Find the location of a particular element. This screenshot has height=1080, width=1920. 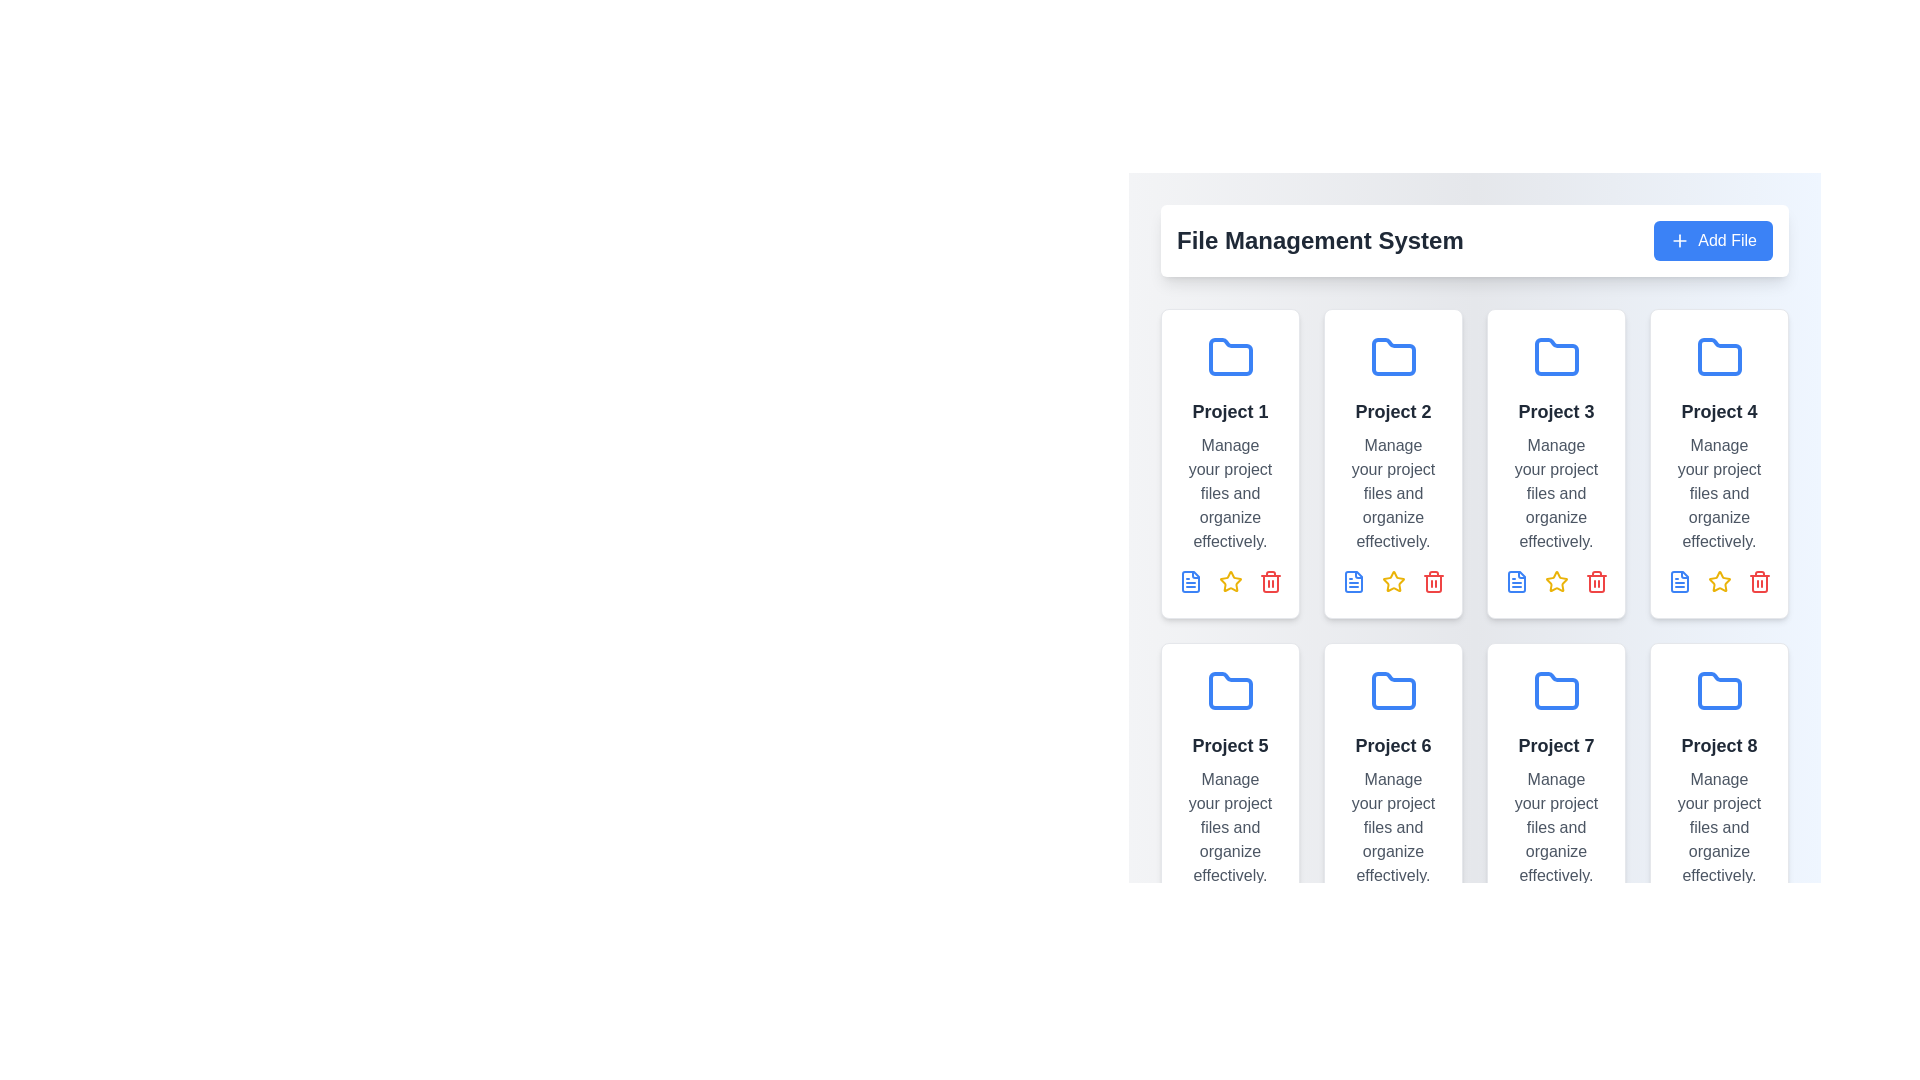

the text label that serves as the title of the project card, which is located within the first card of the grid layout, positioned above the description text and below the folder icon is located at coordinates (1229, 411).